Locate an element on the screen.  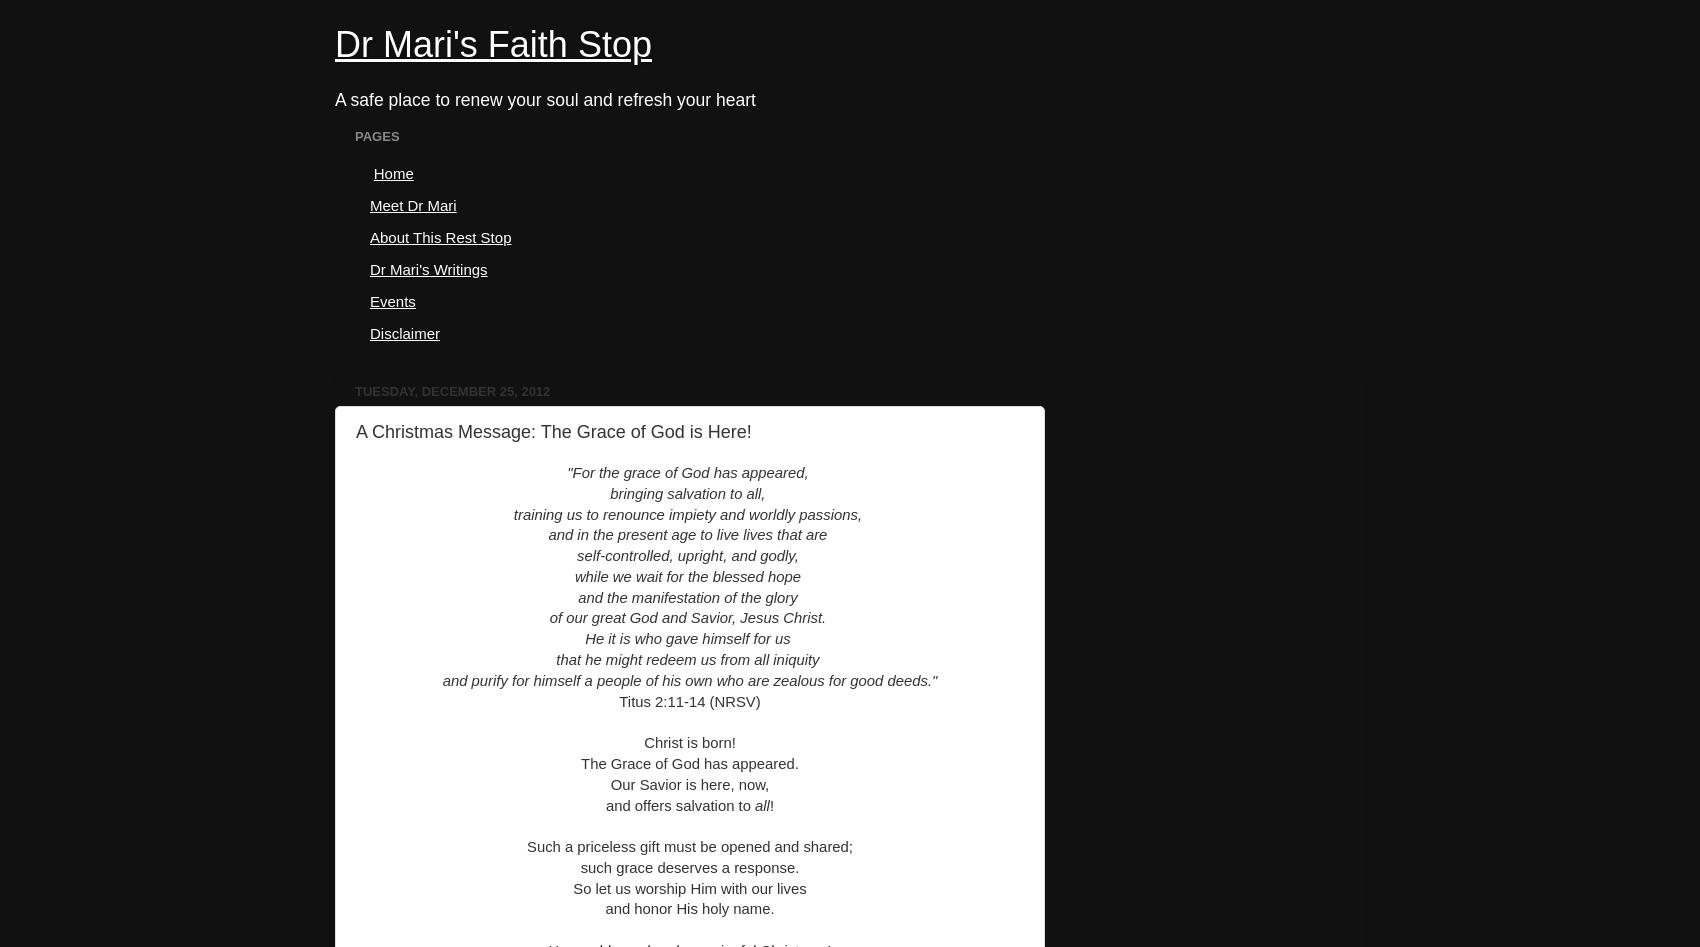
'all' is located at coordinates (760, 805).